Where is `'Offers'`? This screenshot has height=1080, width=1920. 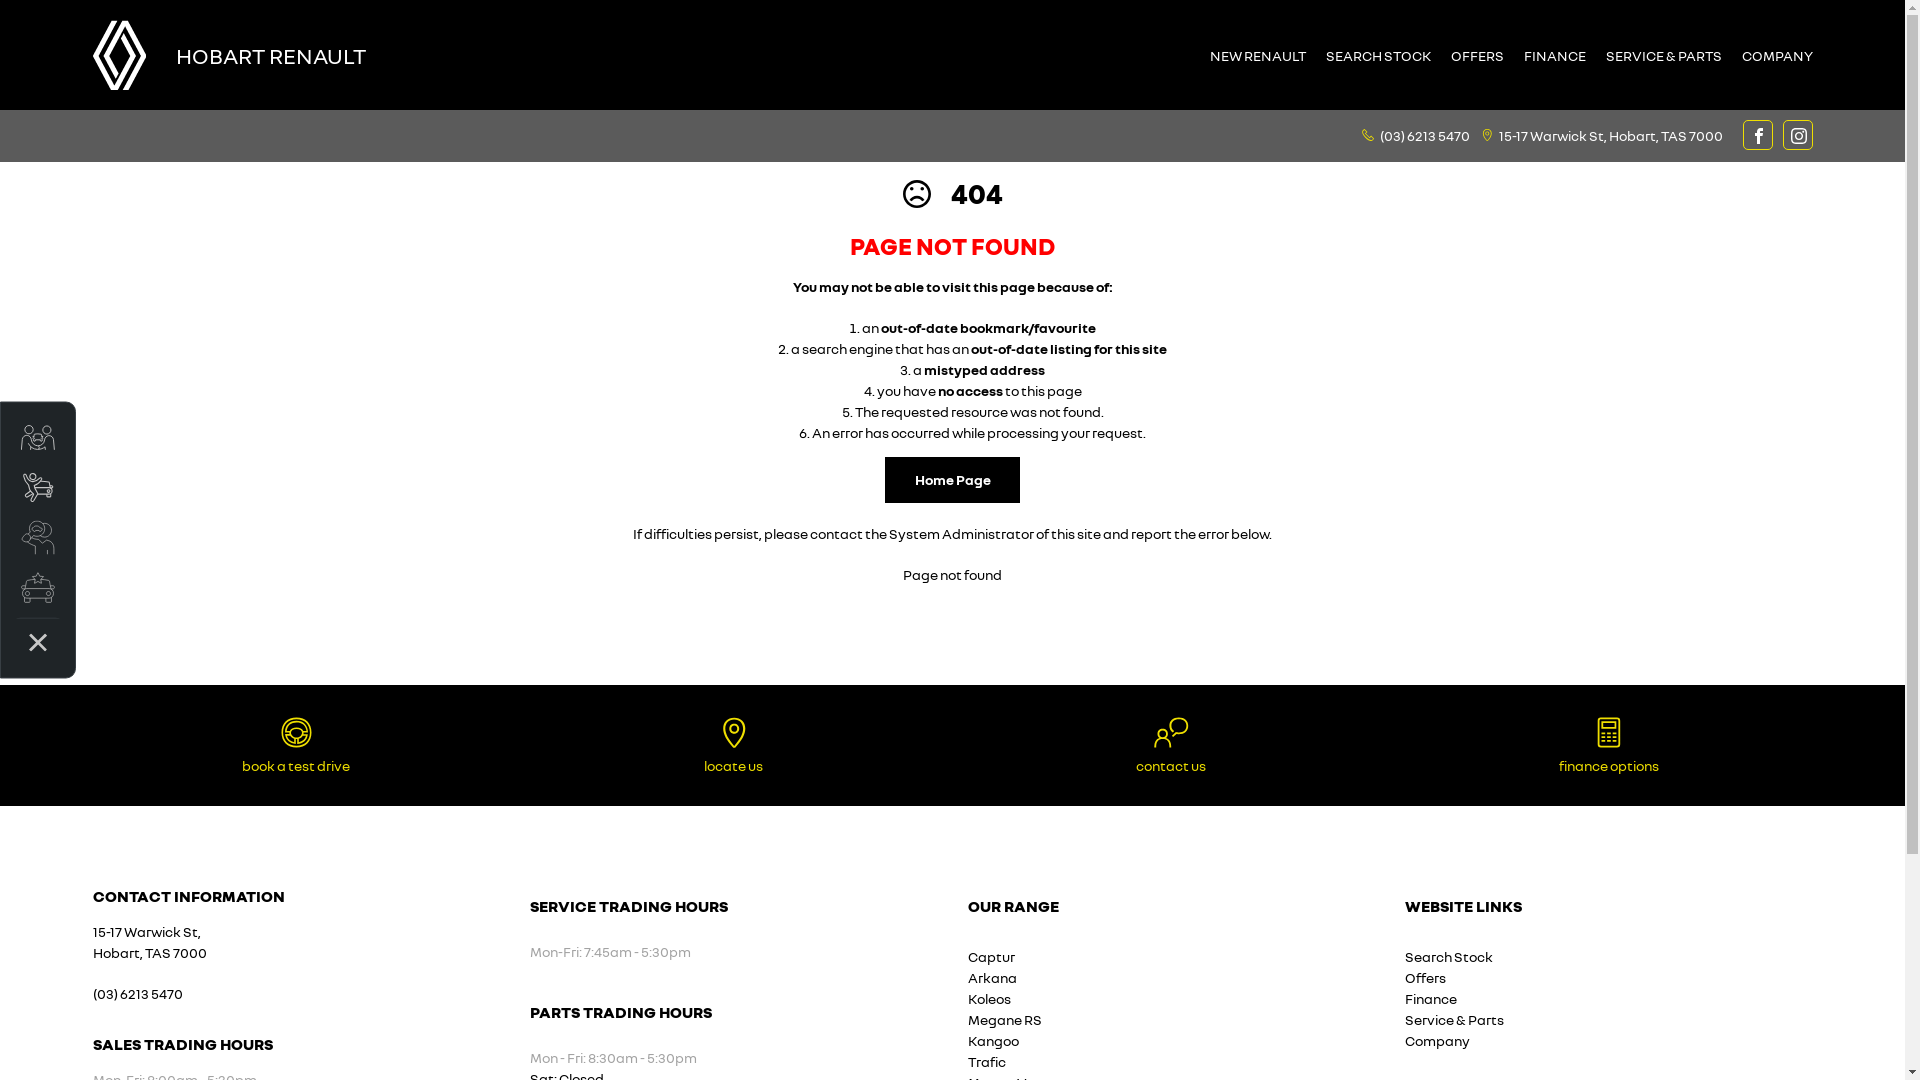
'Offers' is located at coordinates (1424, 976).